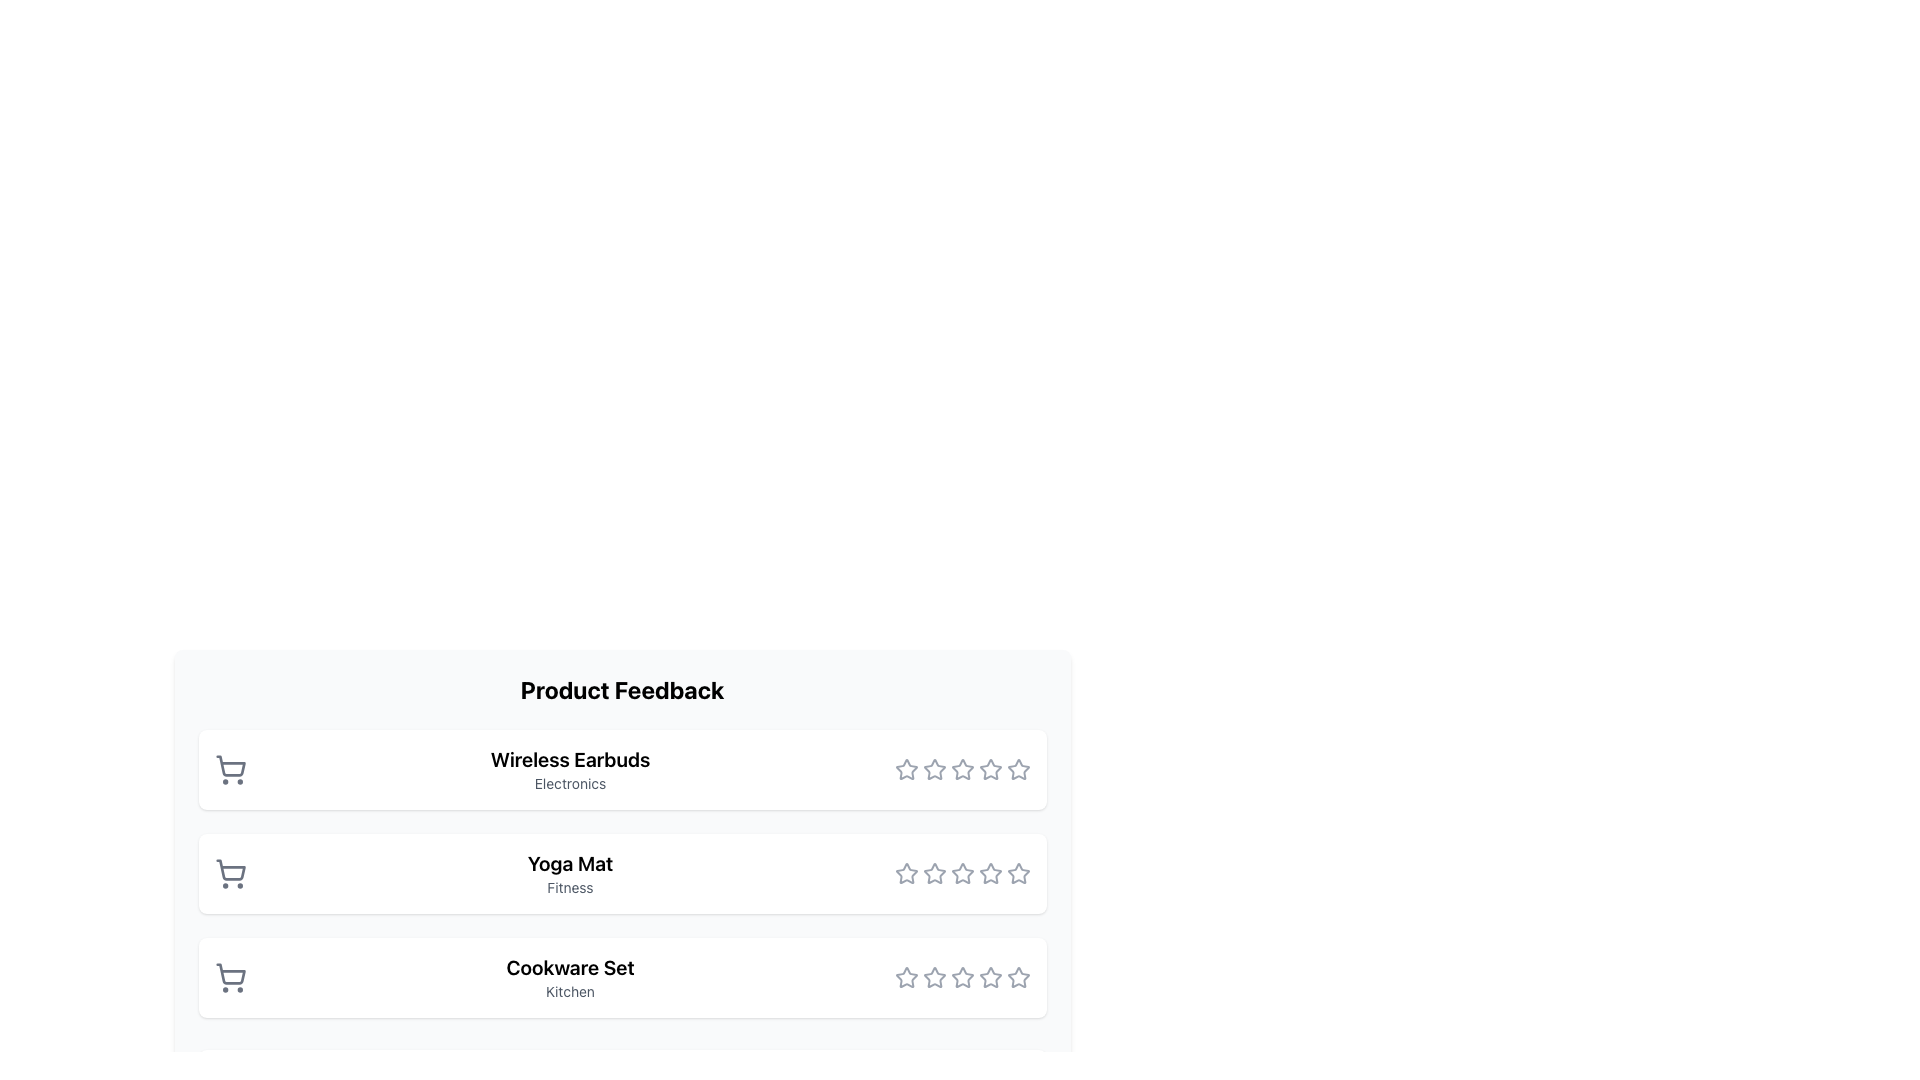  What do you see at coordinates (1018, 977) in the screenshot?
I see `the fifth star-shaped icon in the rating section for the 'Cookware Set' item` at bounding box center [1018, 977].